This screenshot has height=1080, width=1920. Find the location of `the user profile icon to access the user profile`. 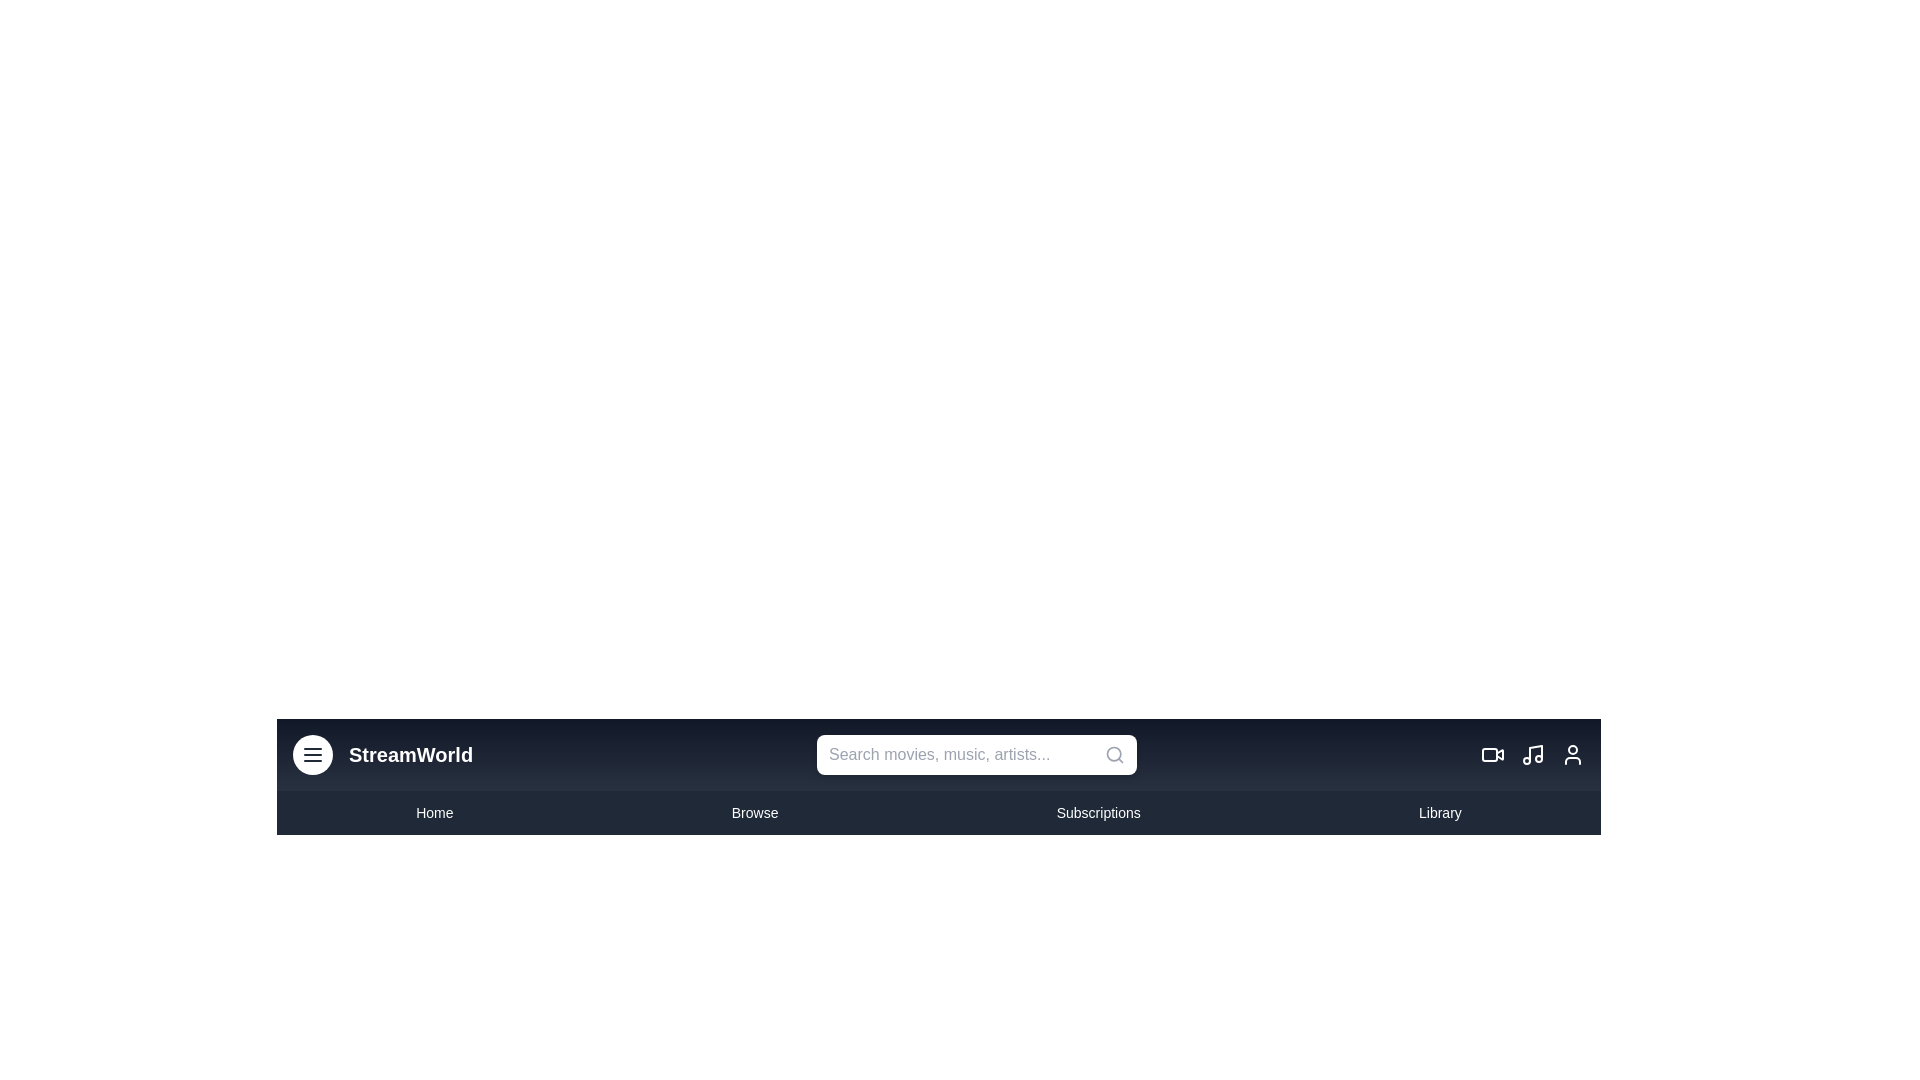

the user profile icon to access the user profile is located at coordinates (1570, 755).